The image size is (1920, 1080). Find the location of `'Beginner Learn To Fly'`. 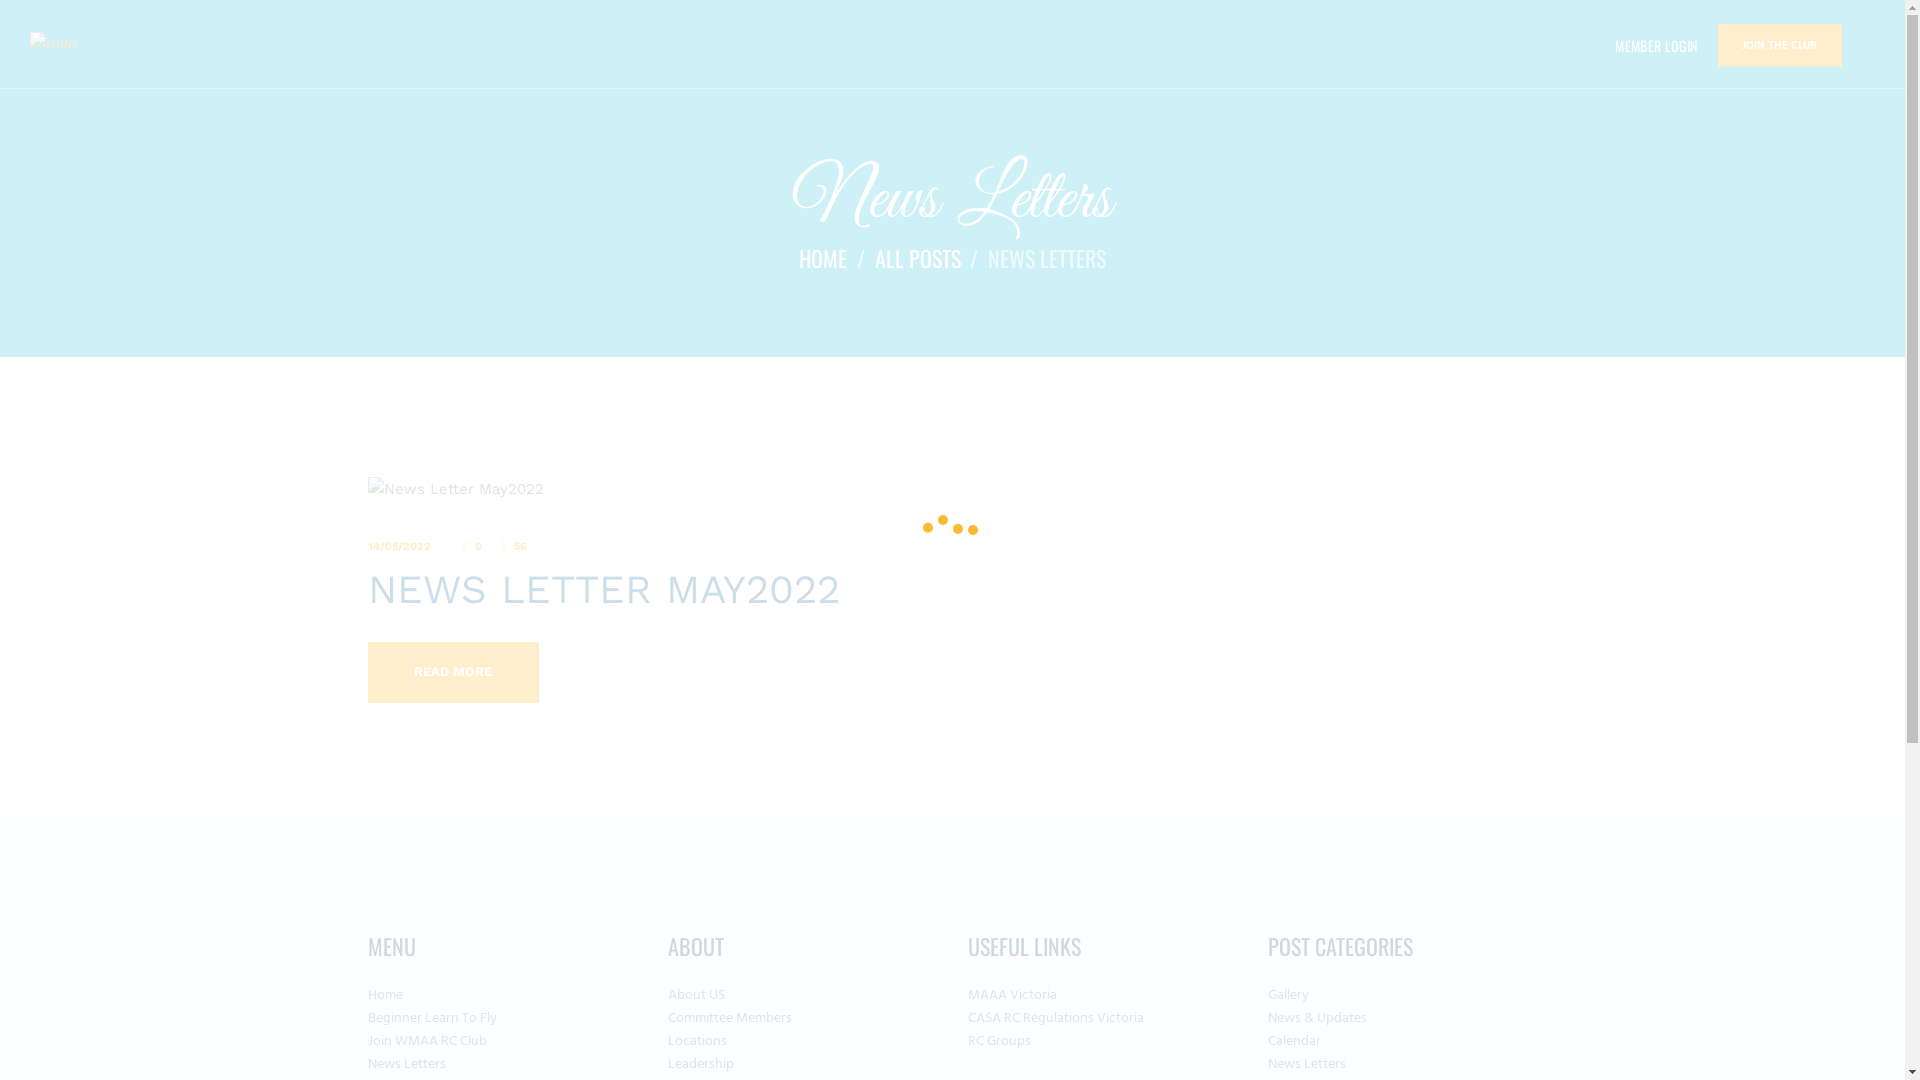

'Beginner Learn To Fly' is located at coordinates (368, 1018).